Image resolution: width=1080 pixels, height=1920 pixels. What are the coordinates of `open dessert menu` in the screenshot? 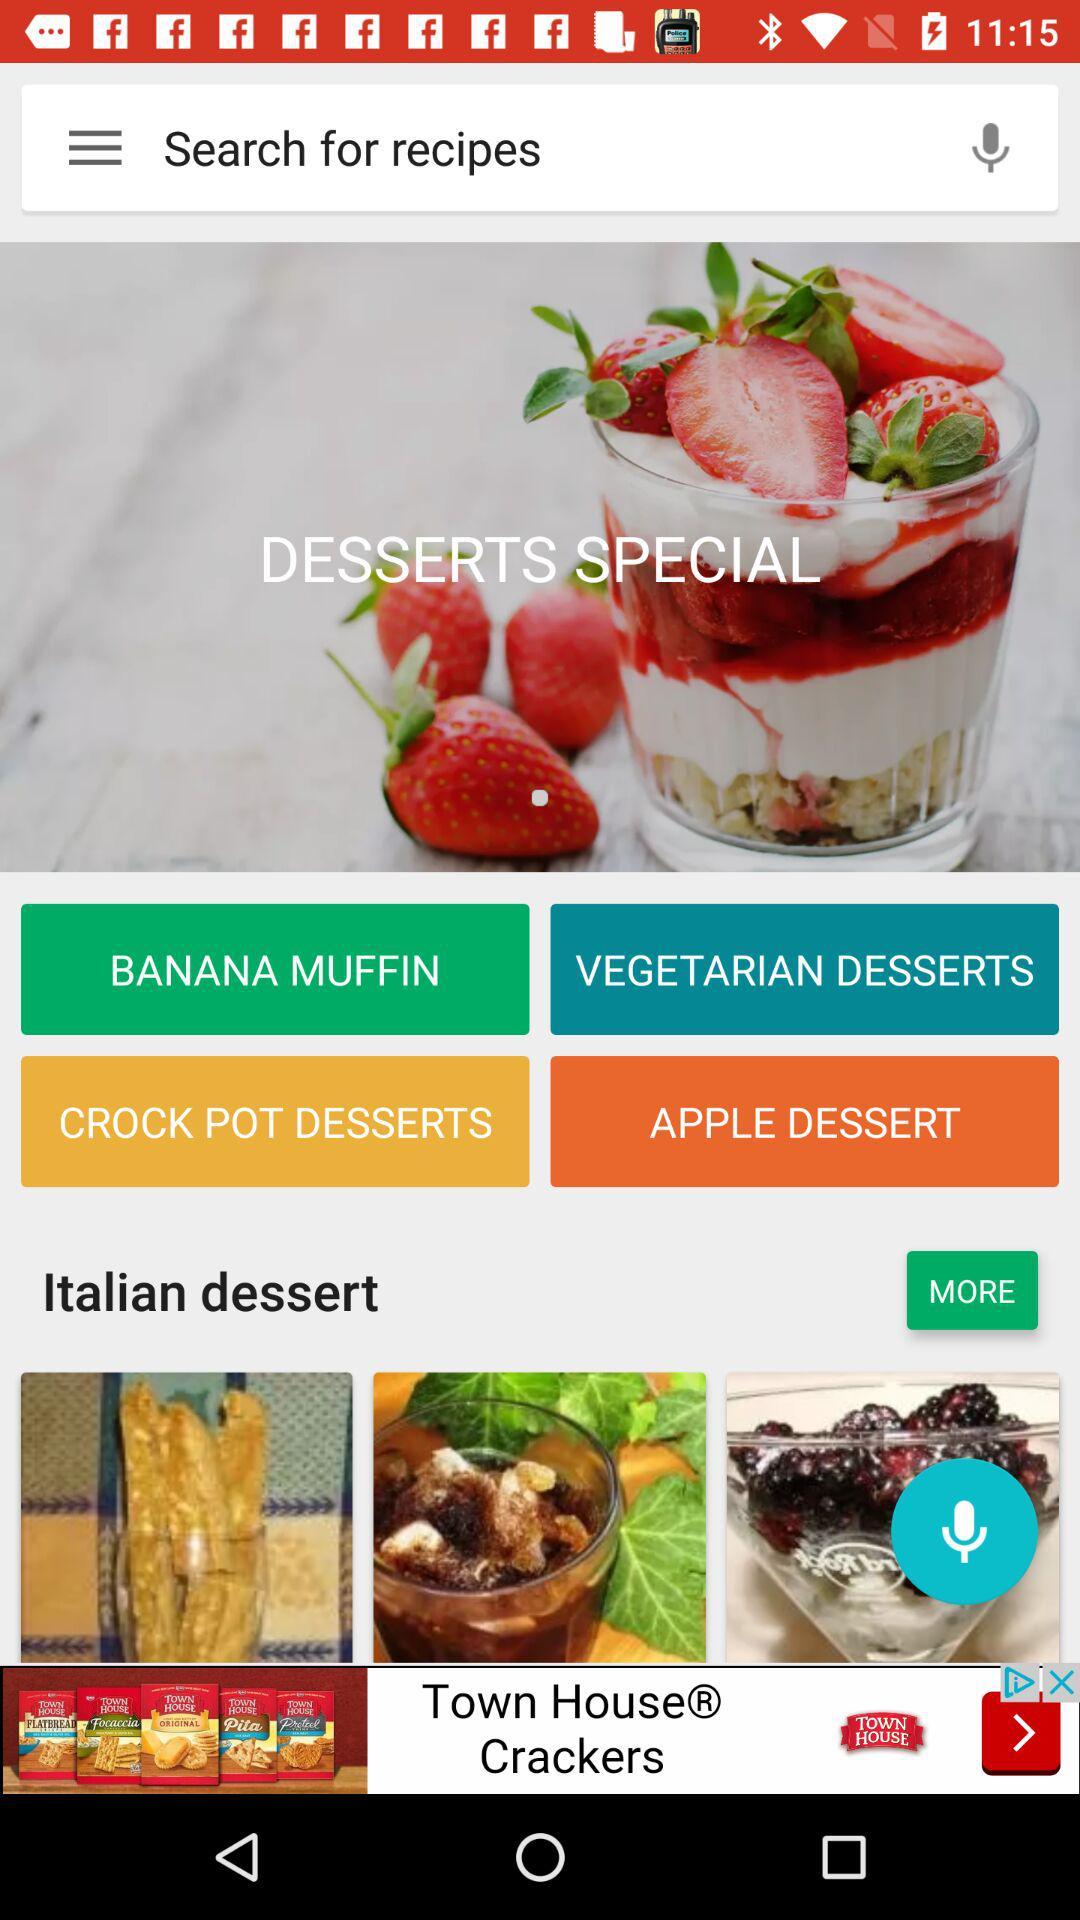 It's located at (540, 557).